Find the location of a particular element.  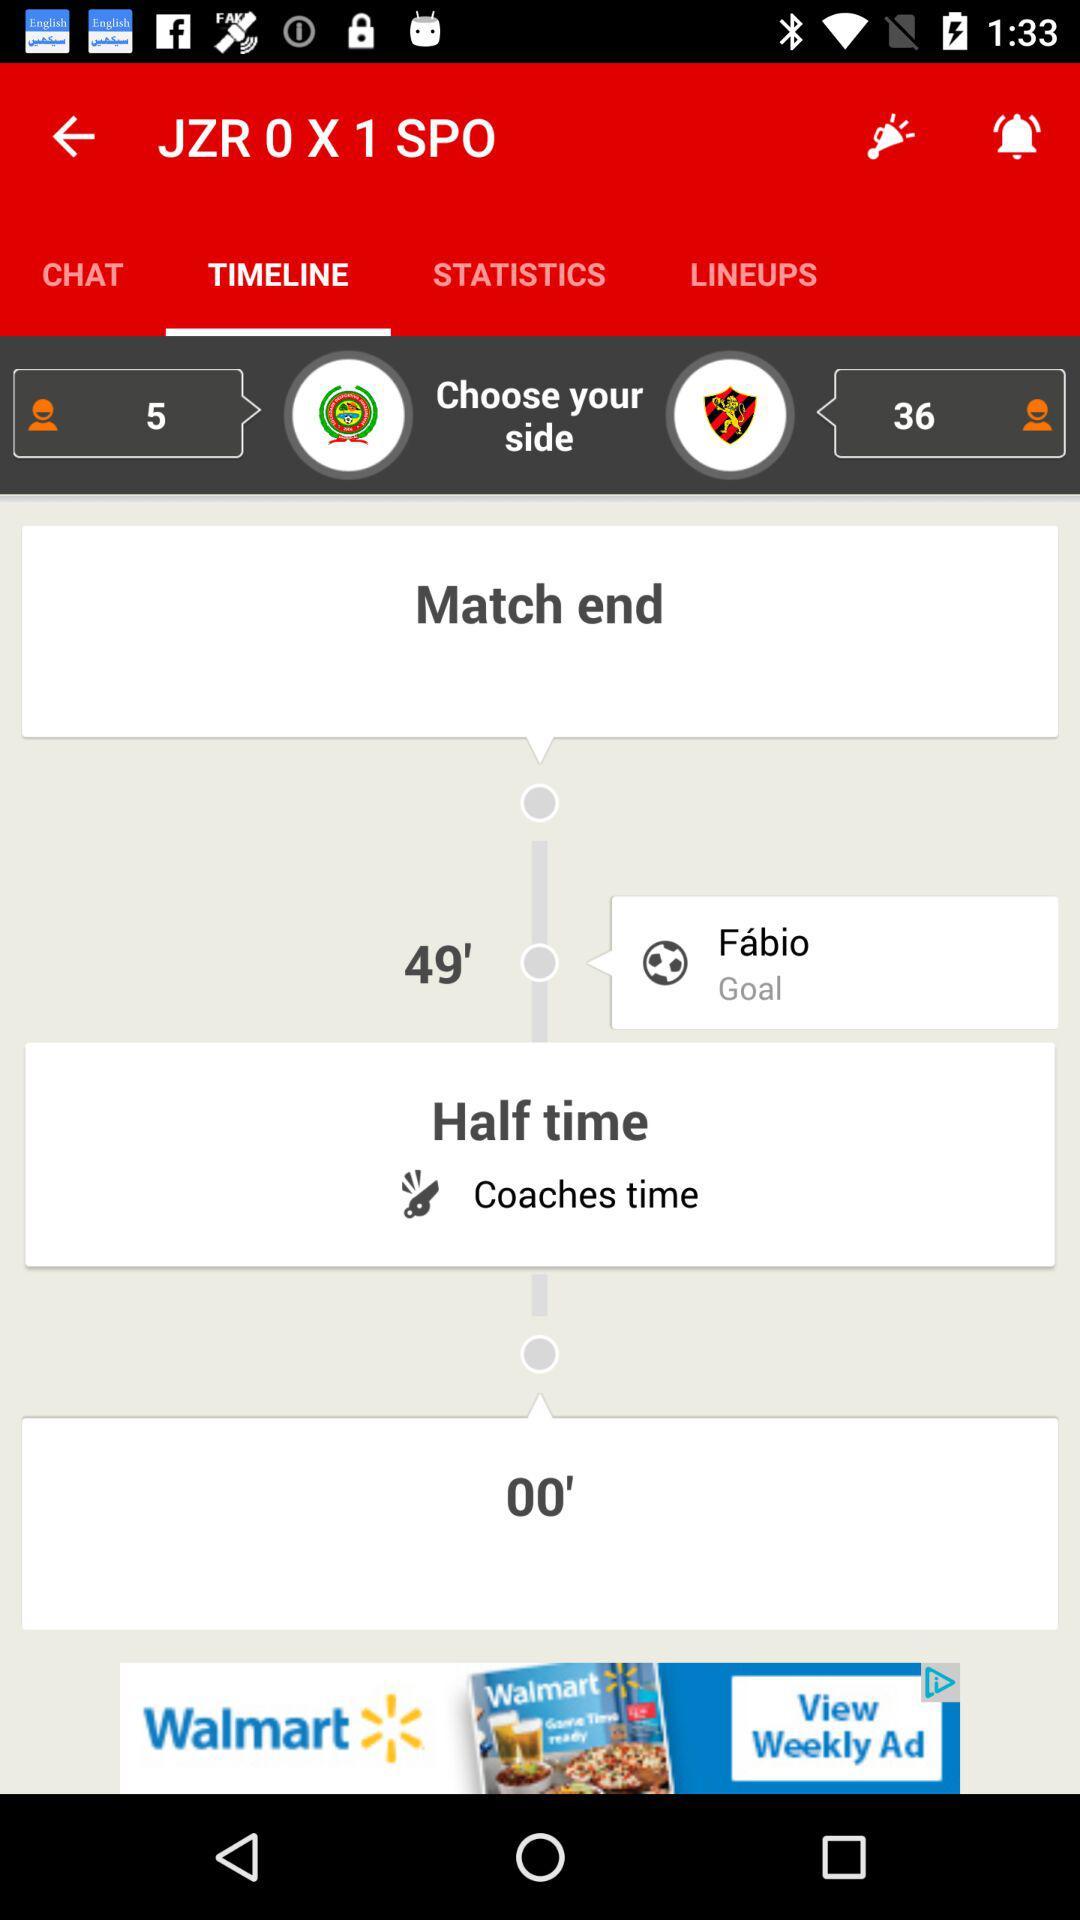

advertisement section is located at coordinates (540, 1727).